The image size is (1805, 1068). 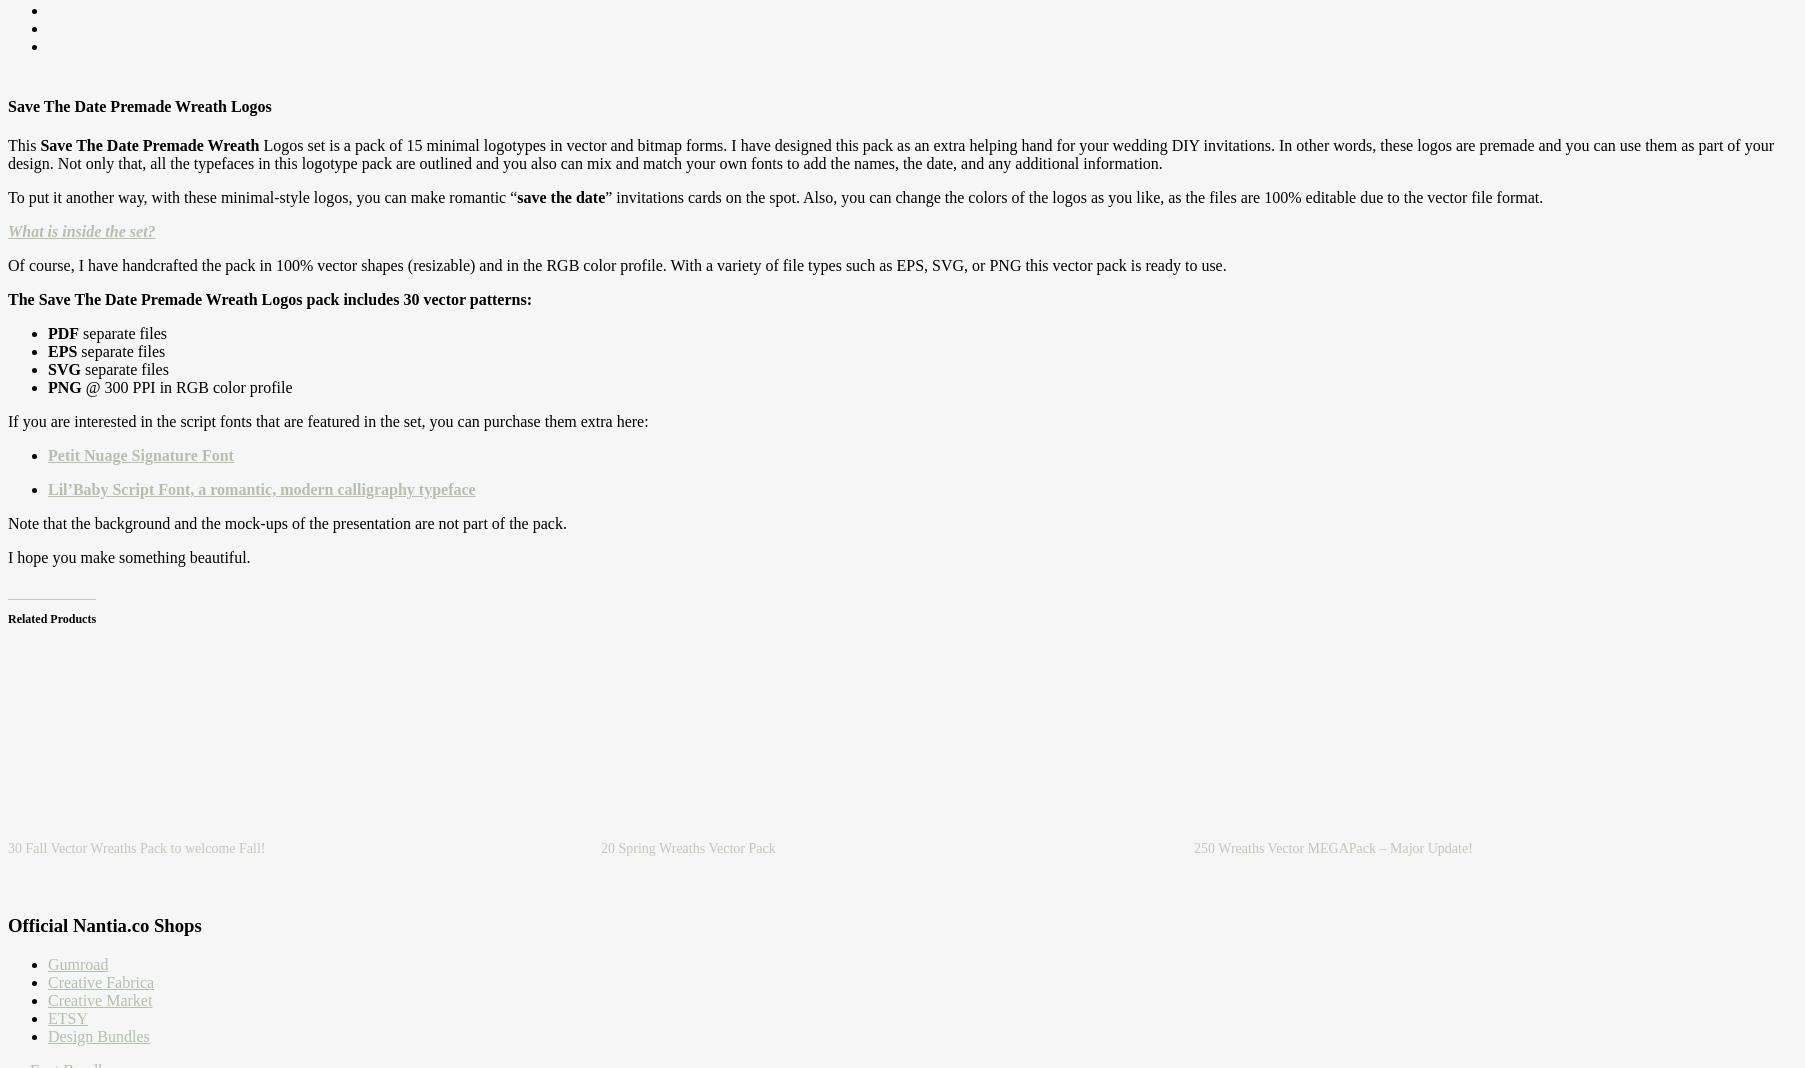 I want to click on 'EPS', so click(x=61, y=350).